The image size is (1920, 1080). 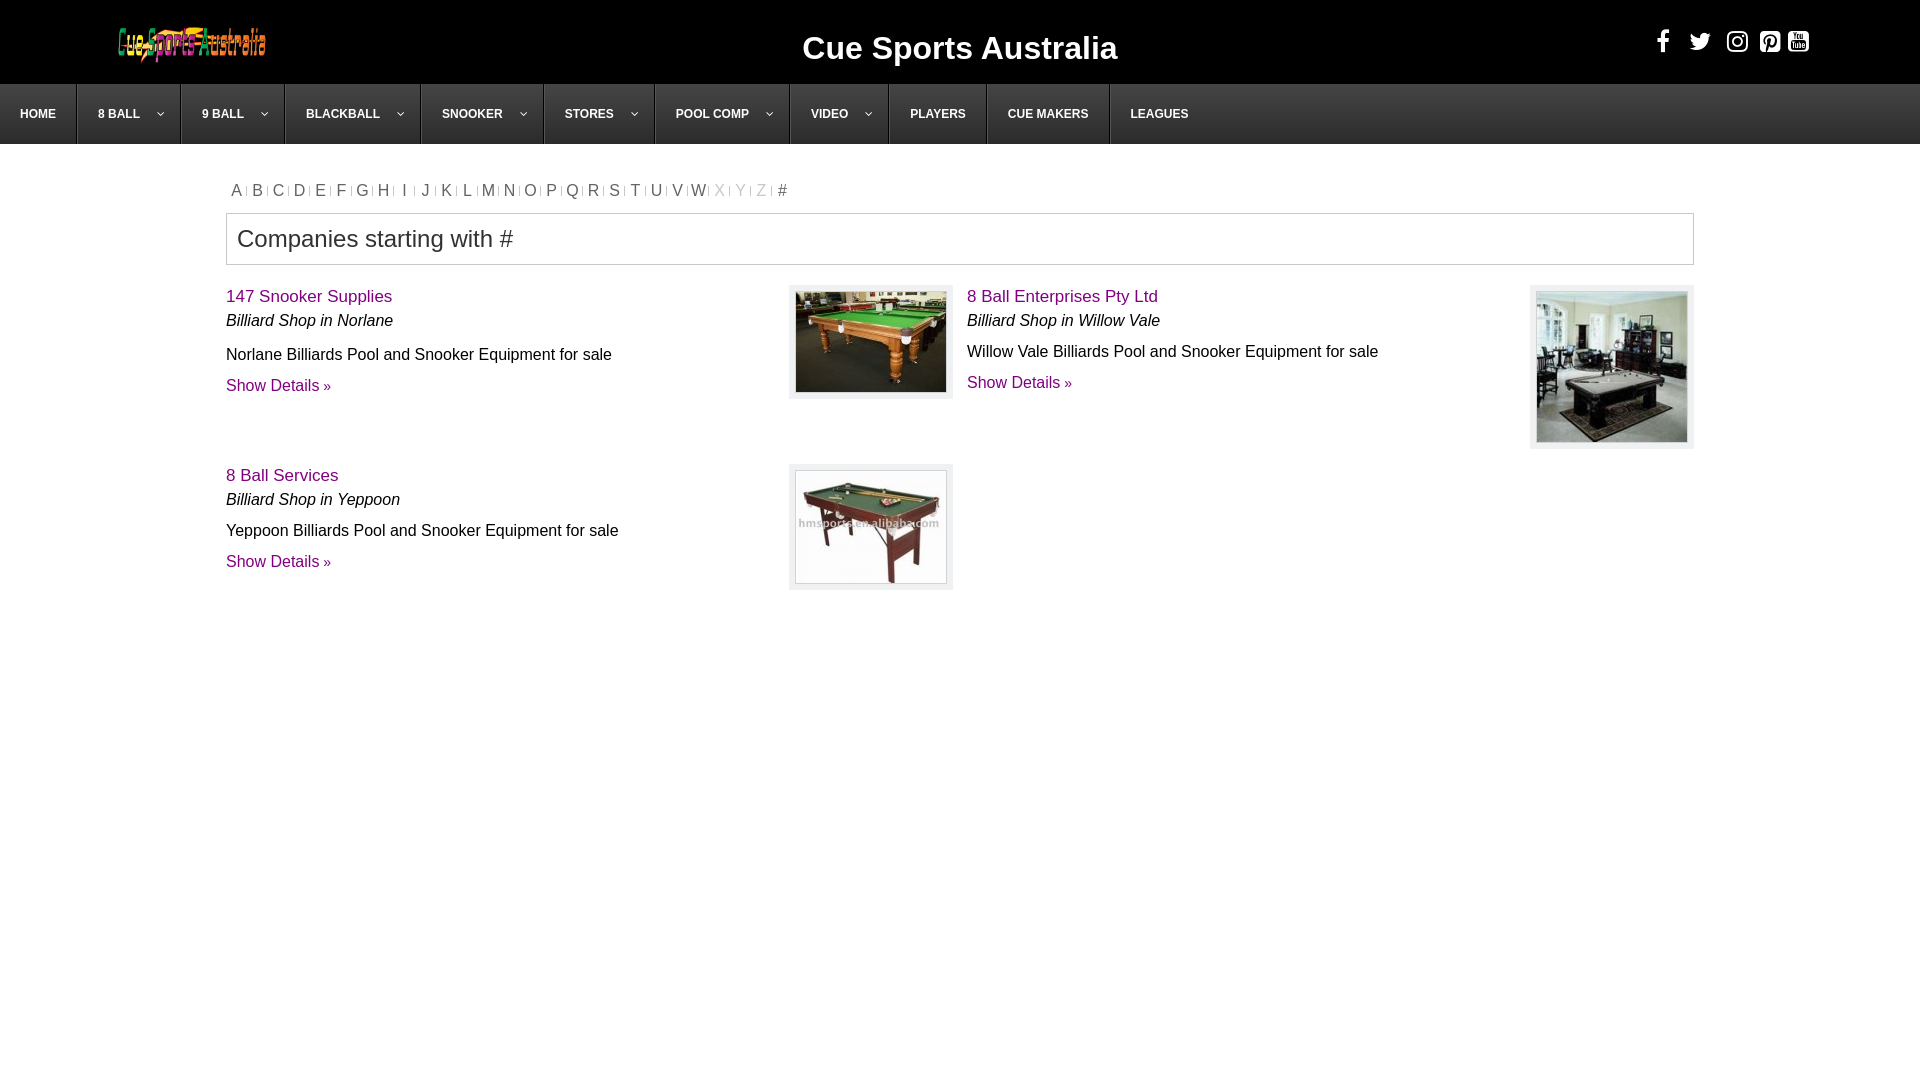 I want to click on 'T', so click(x=623, y=190).